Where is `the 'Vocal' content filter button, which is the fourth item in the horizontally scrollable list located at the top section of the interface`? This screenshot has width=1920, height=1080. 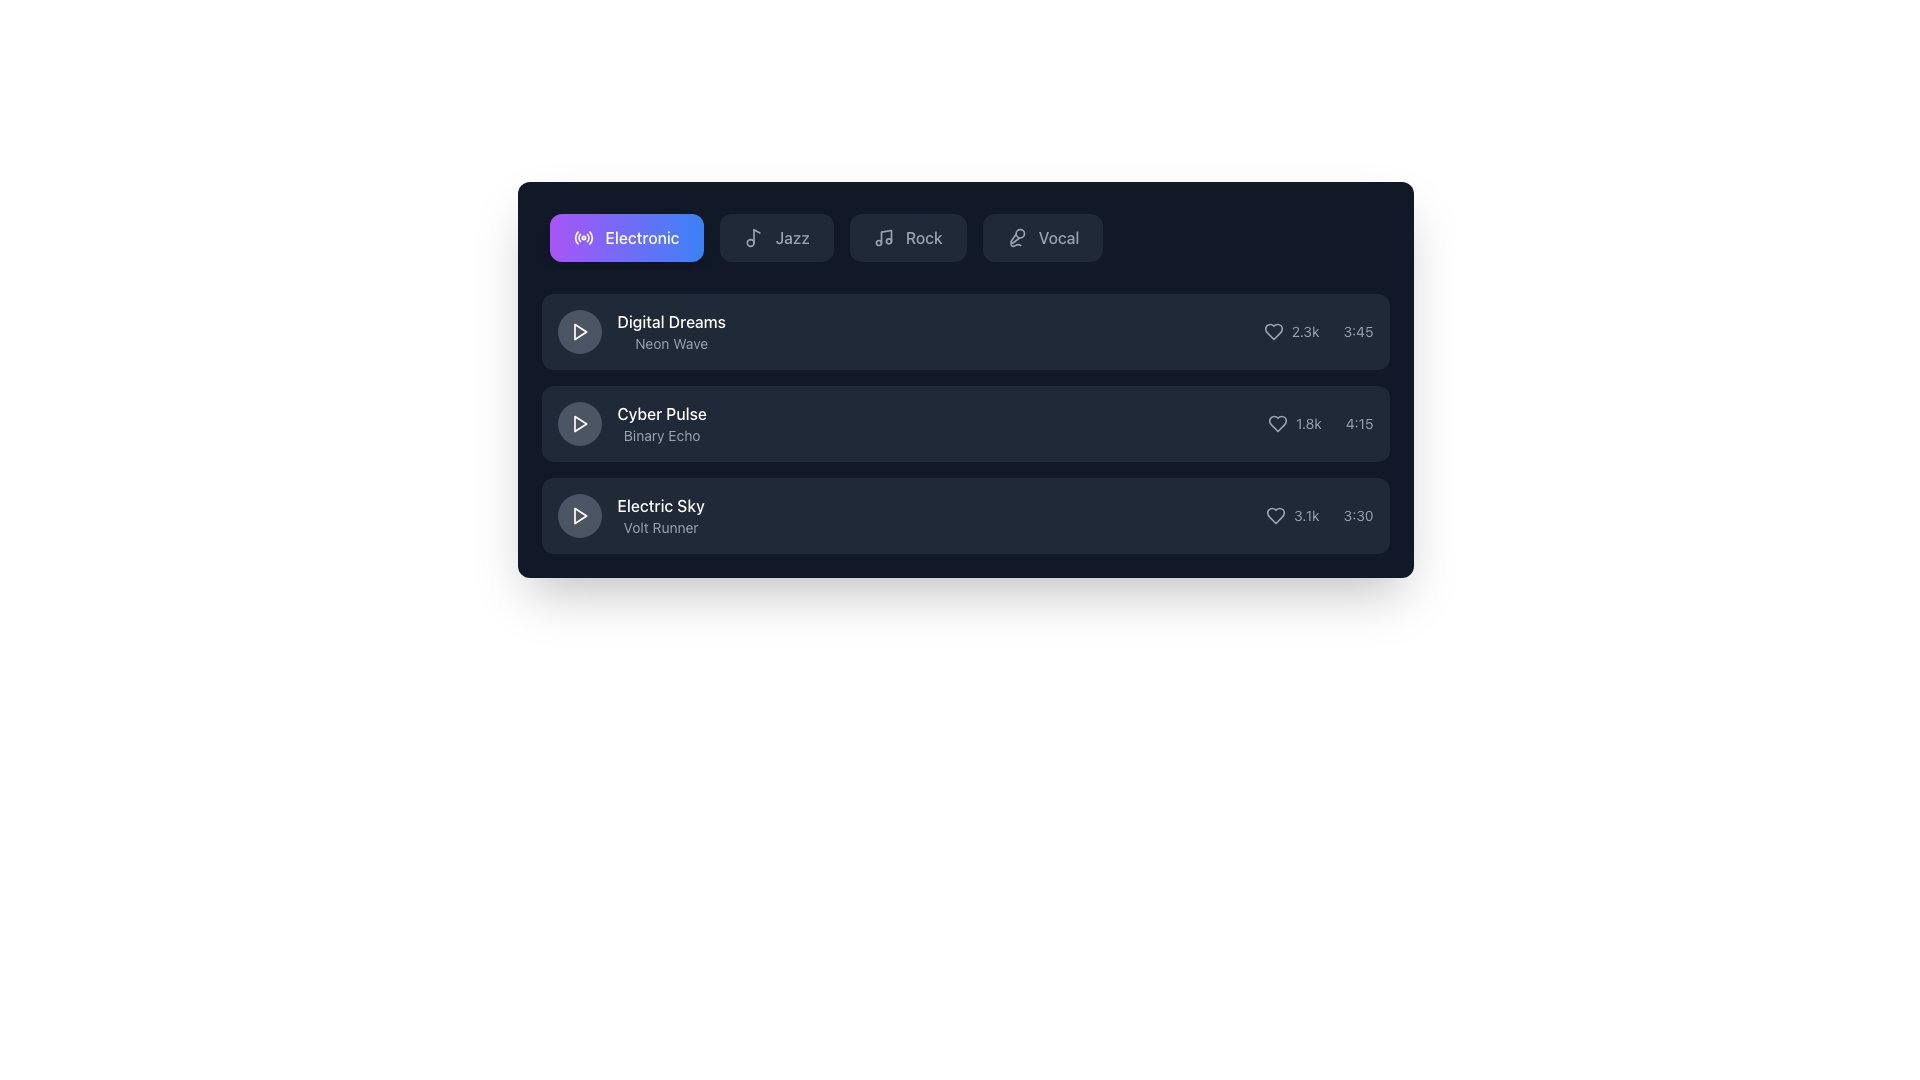
the 'Vocal' content filter button, which is the fourth item in the horizontally scrollable list located at the top section of the interface is located at coordinates (1041, 237).